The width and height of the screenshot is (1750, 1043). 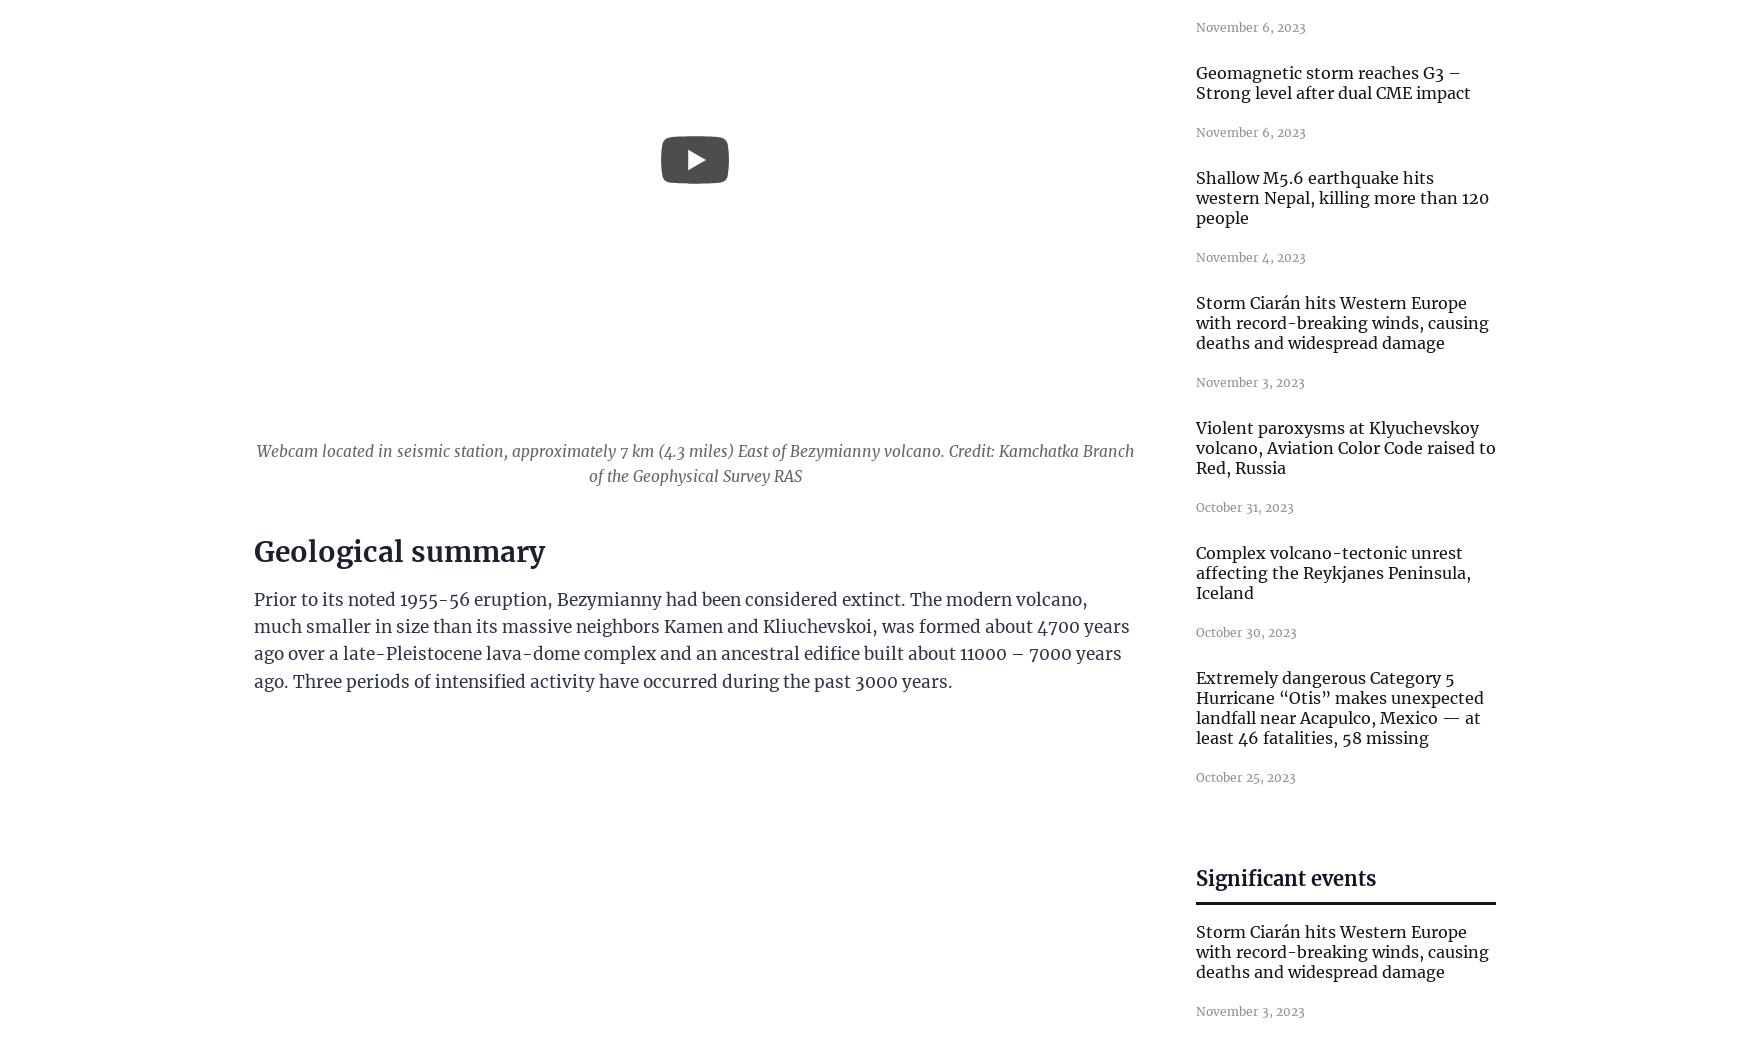 I want to click on 'October 30, 2023', so click(x=1246, y=631).